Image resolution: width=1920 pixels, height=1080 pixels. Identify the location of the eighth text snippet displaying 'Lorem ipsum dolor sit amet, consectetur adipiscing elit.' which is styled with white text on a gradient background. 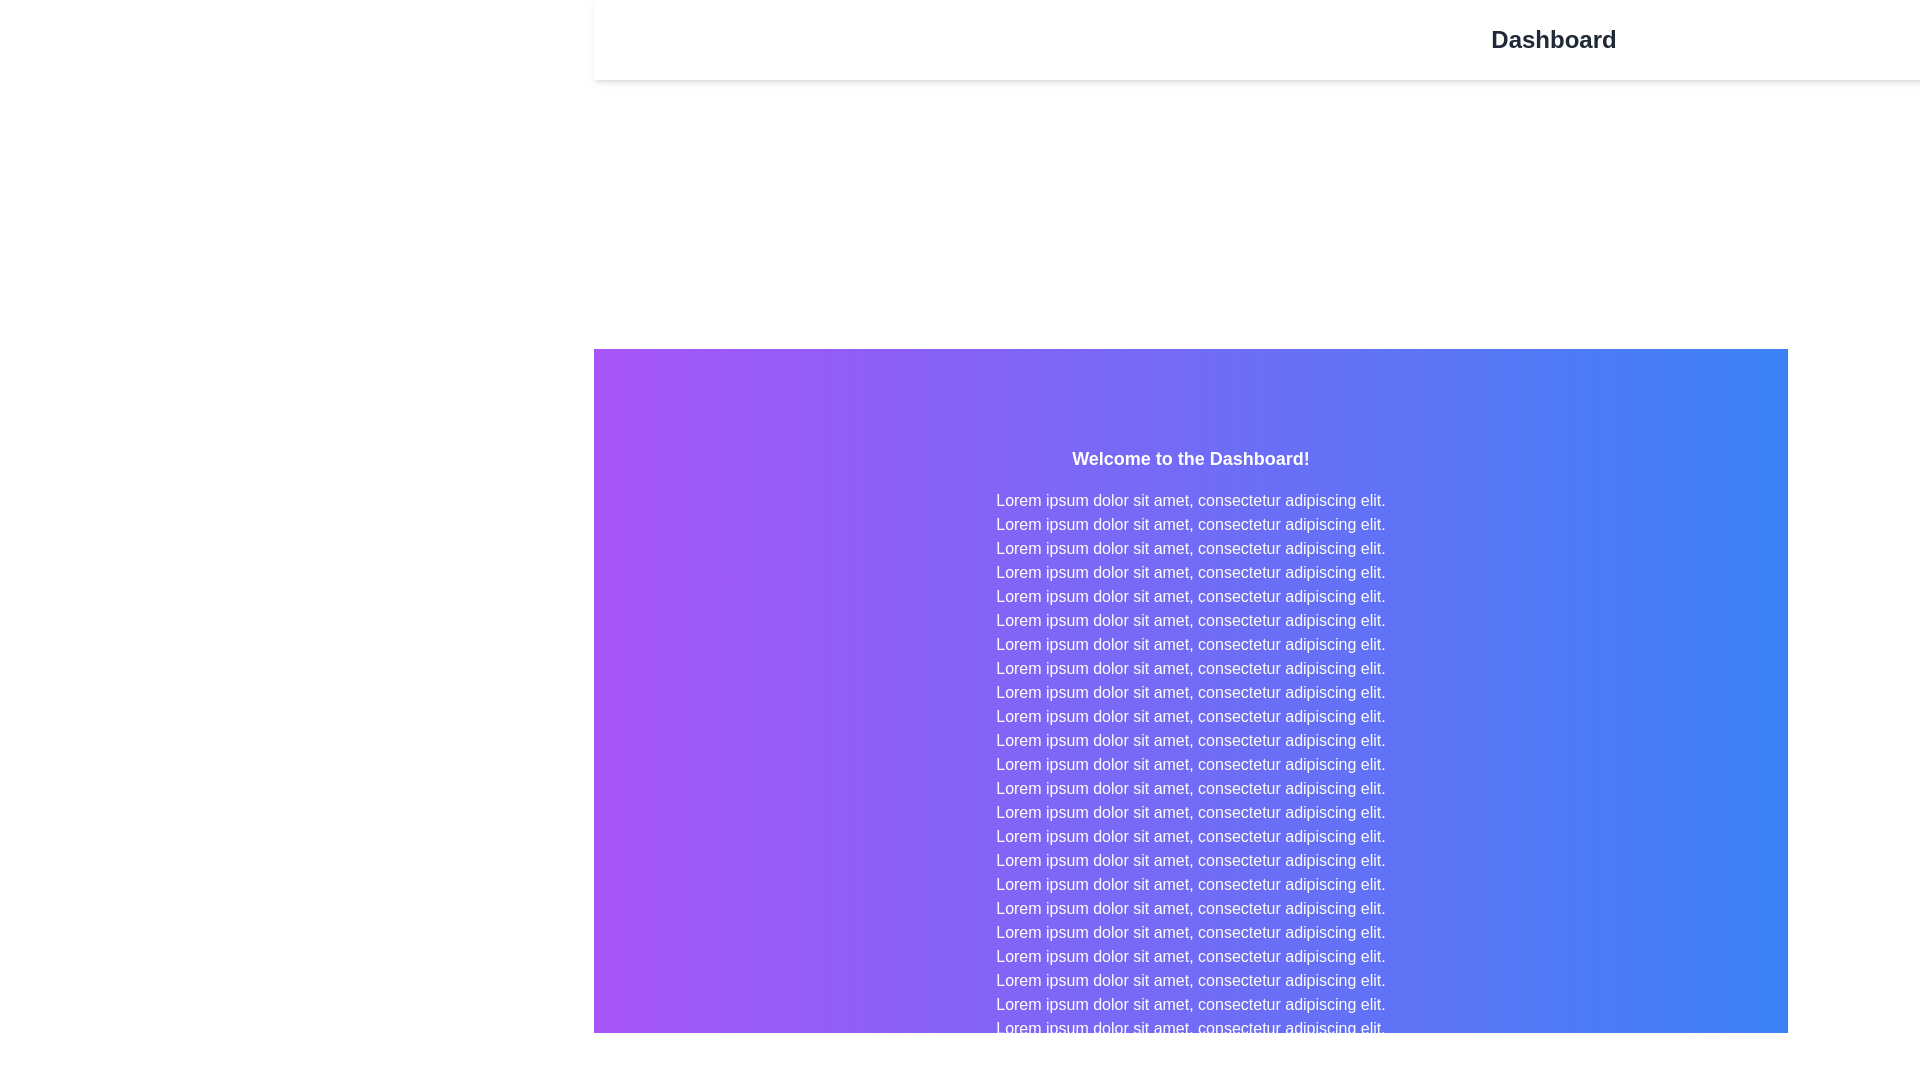
(1190, 644).